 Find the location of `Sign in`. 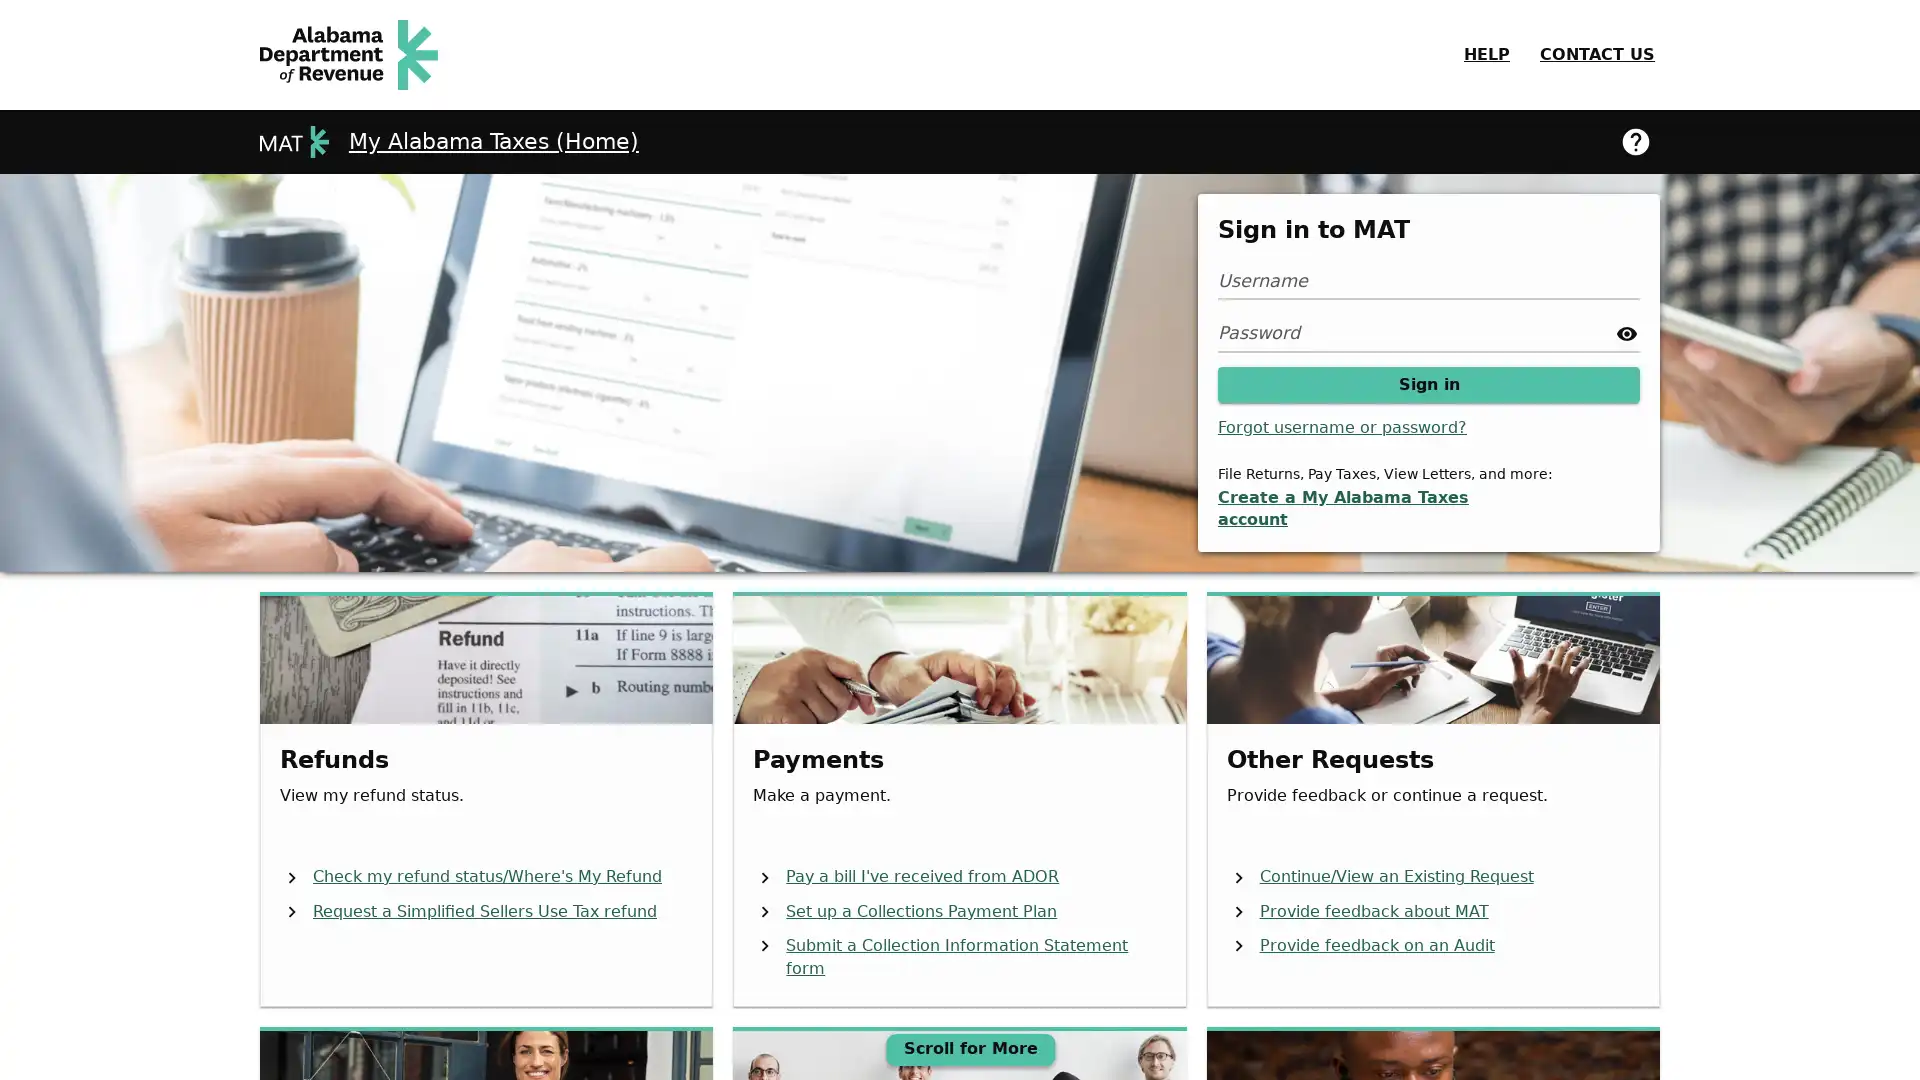

Sign in is located at coordinates (1428, 384).